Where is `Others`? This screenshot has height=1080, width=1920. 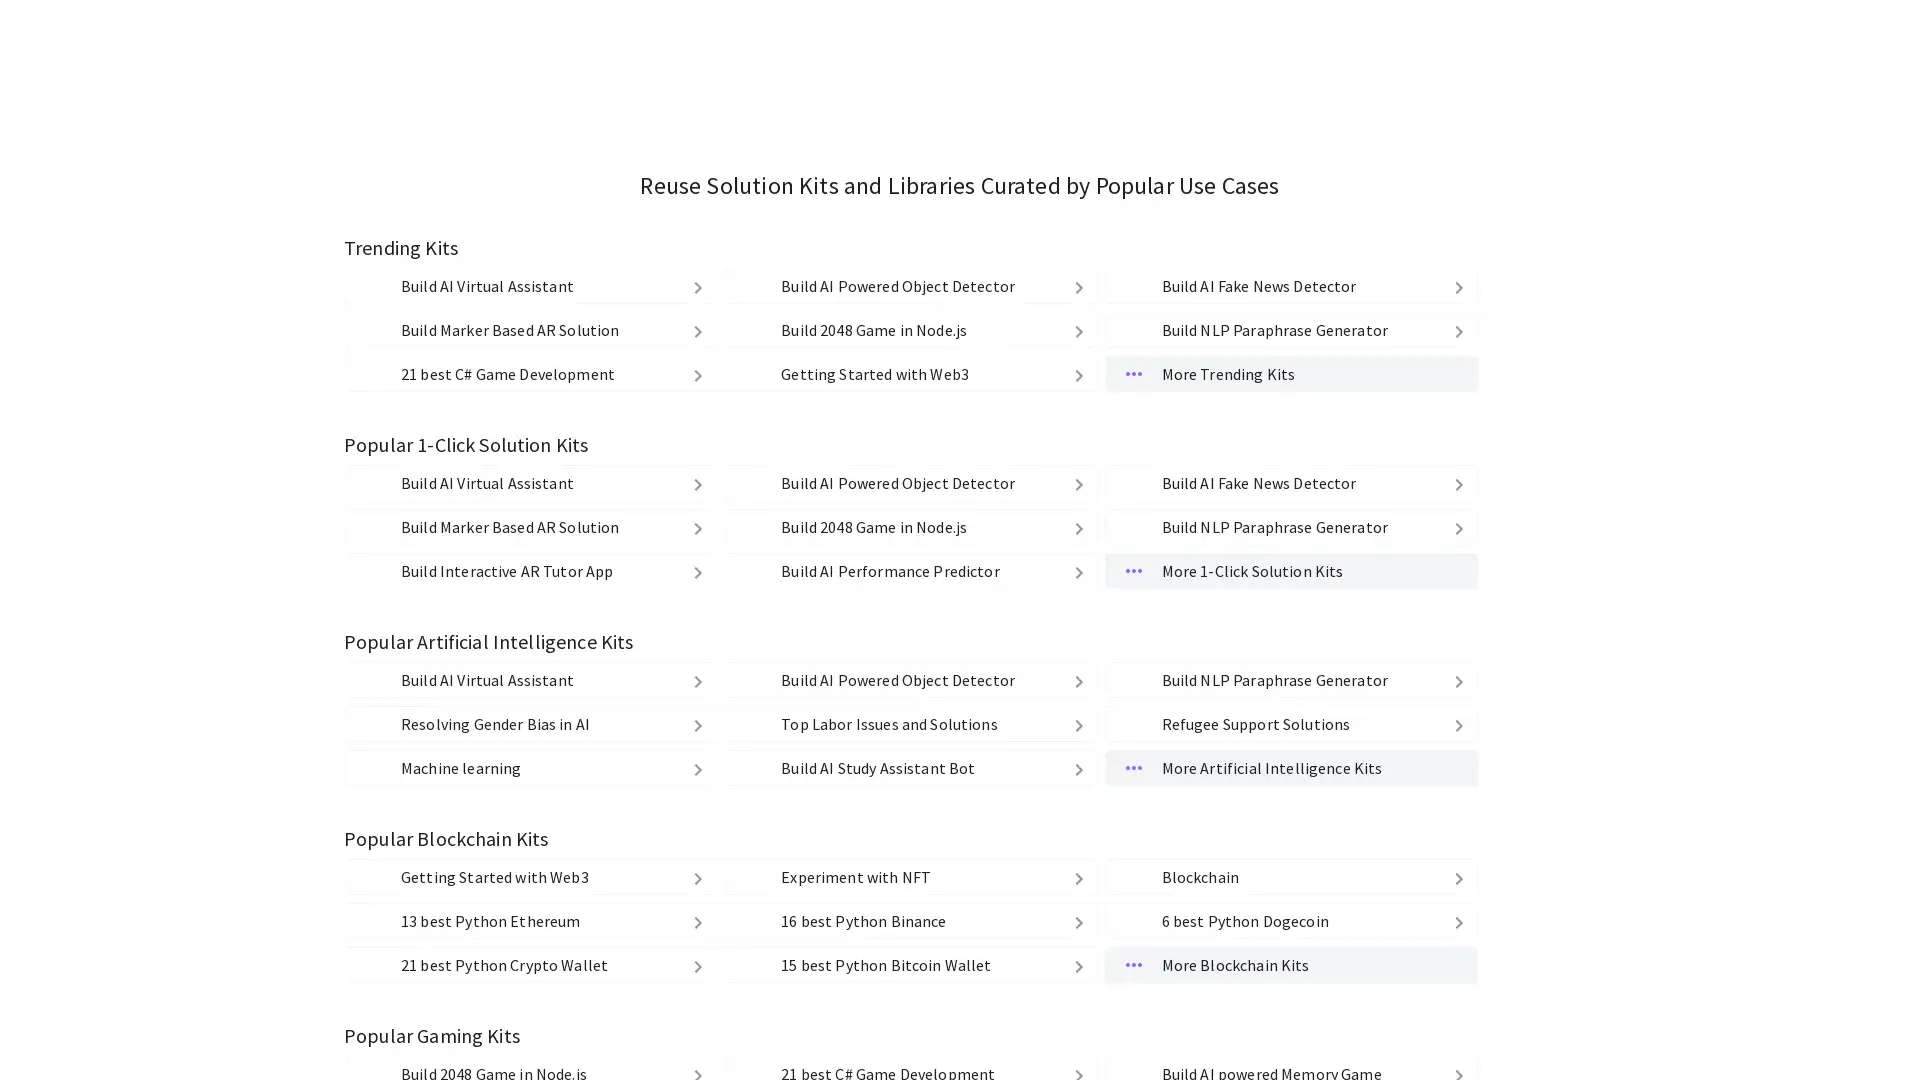
Others is located at coordinates (757, 589).